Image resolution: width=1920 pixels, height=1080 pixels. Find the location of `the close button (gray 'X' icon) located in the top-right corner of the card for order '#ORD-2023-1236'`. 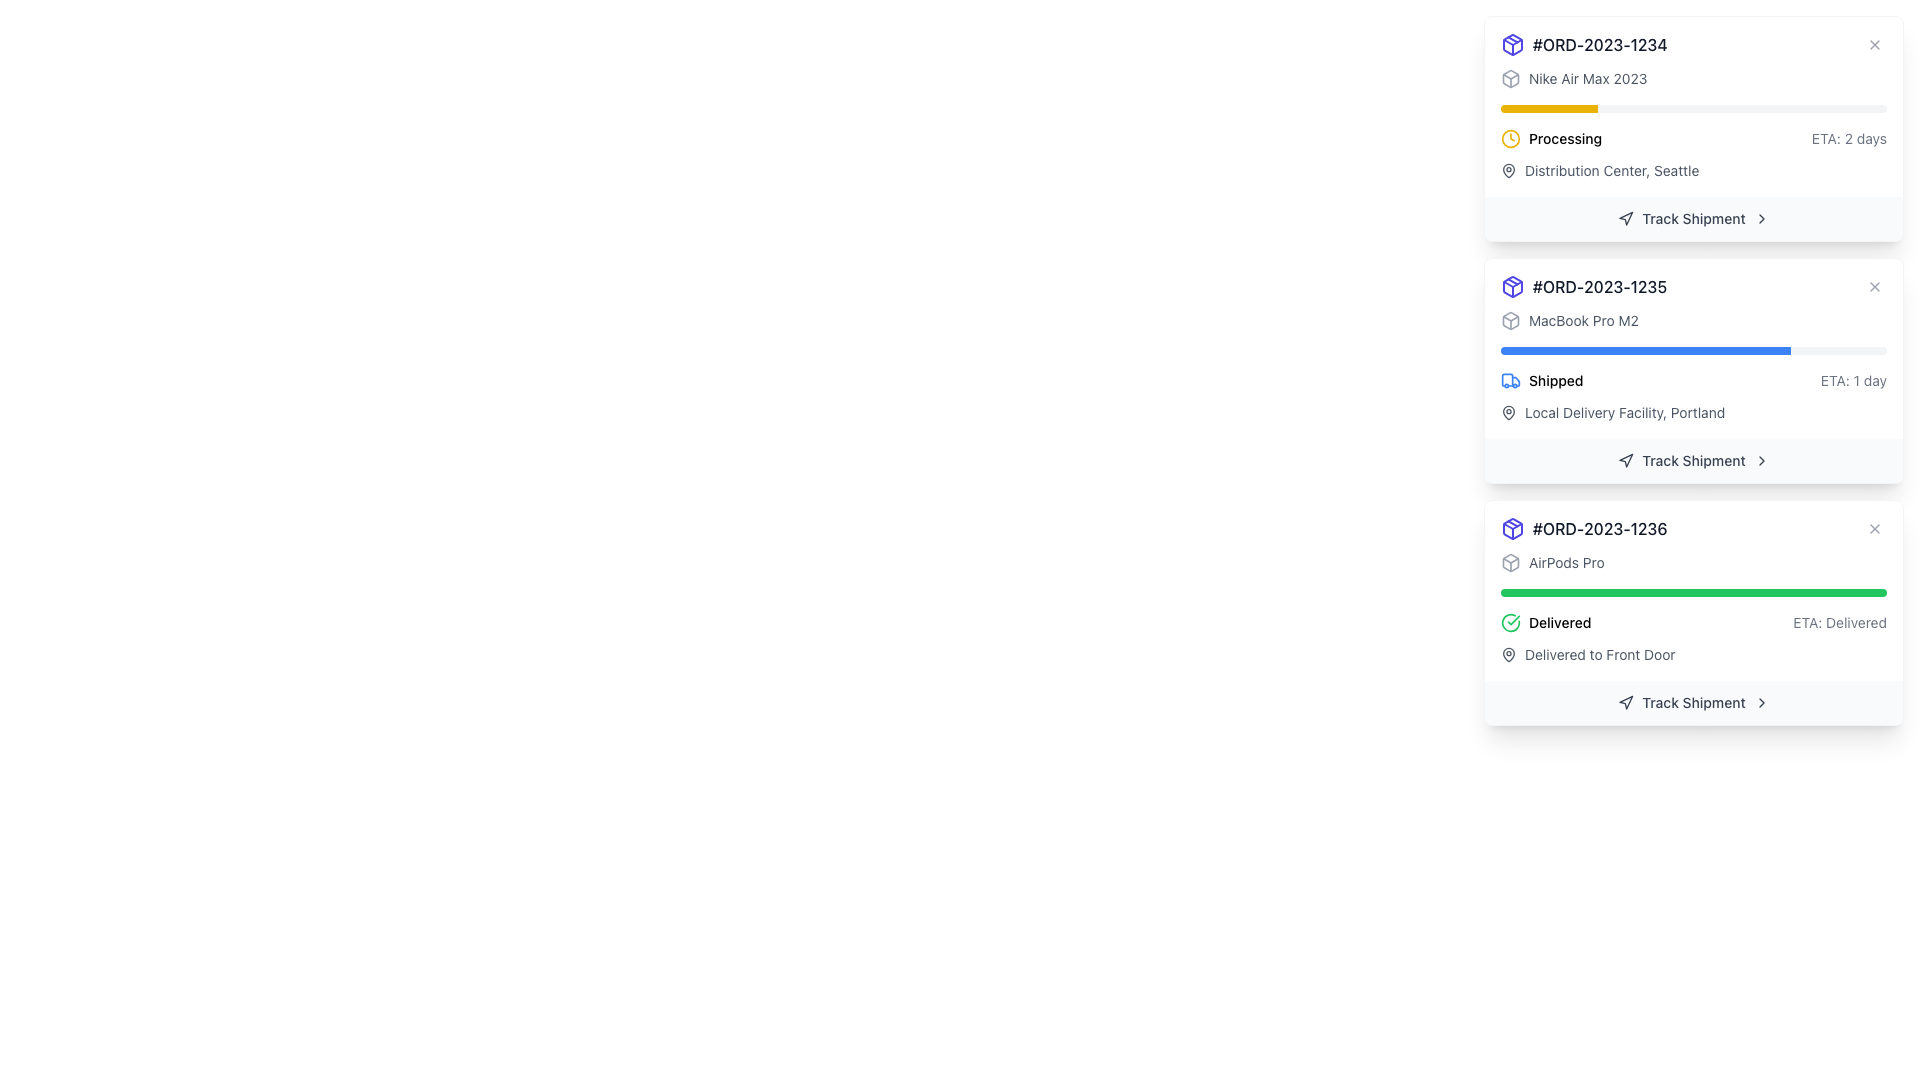

the close button (gray 'X' icon) located in the top-right corner of the card for order '#ORD-2023-1236' is located at coordinates (1874, 527).